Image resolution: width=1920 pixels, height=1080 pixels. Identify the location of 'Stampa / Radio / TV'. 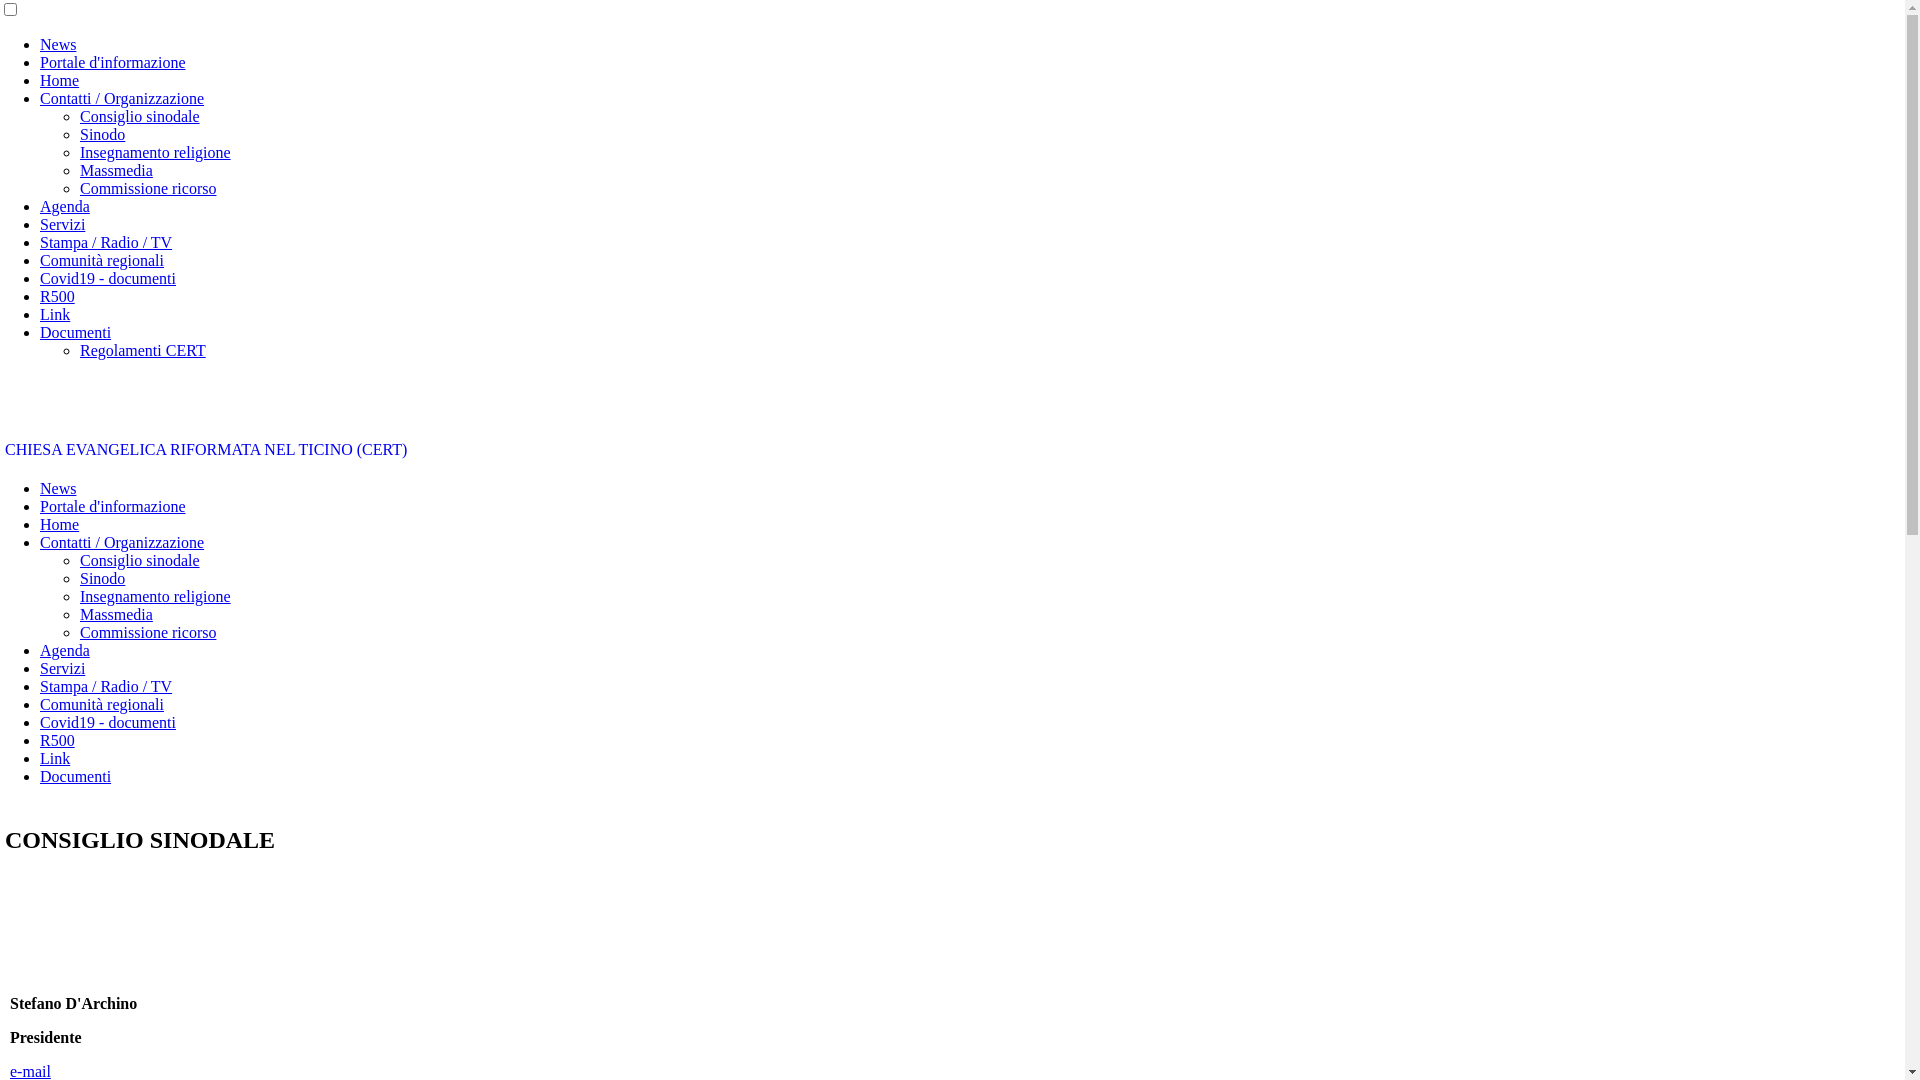
(104, 685).